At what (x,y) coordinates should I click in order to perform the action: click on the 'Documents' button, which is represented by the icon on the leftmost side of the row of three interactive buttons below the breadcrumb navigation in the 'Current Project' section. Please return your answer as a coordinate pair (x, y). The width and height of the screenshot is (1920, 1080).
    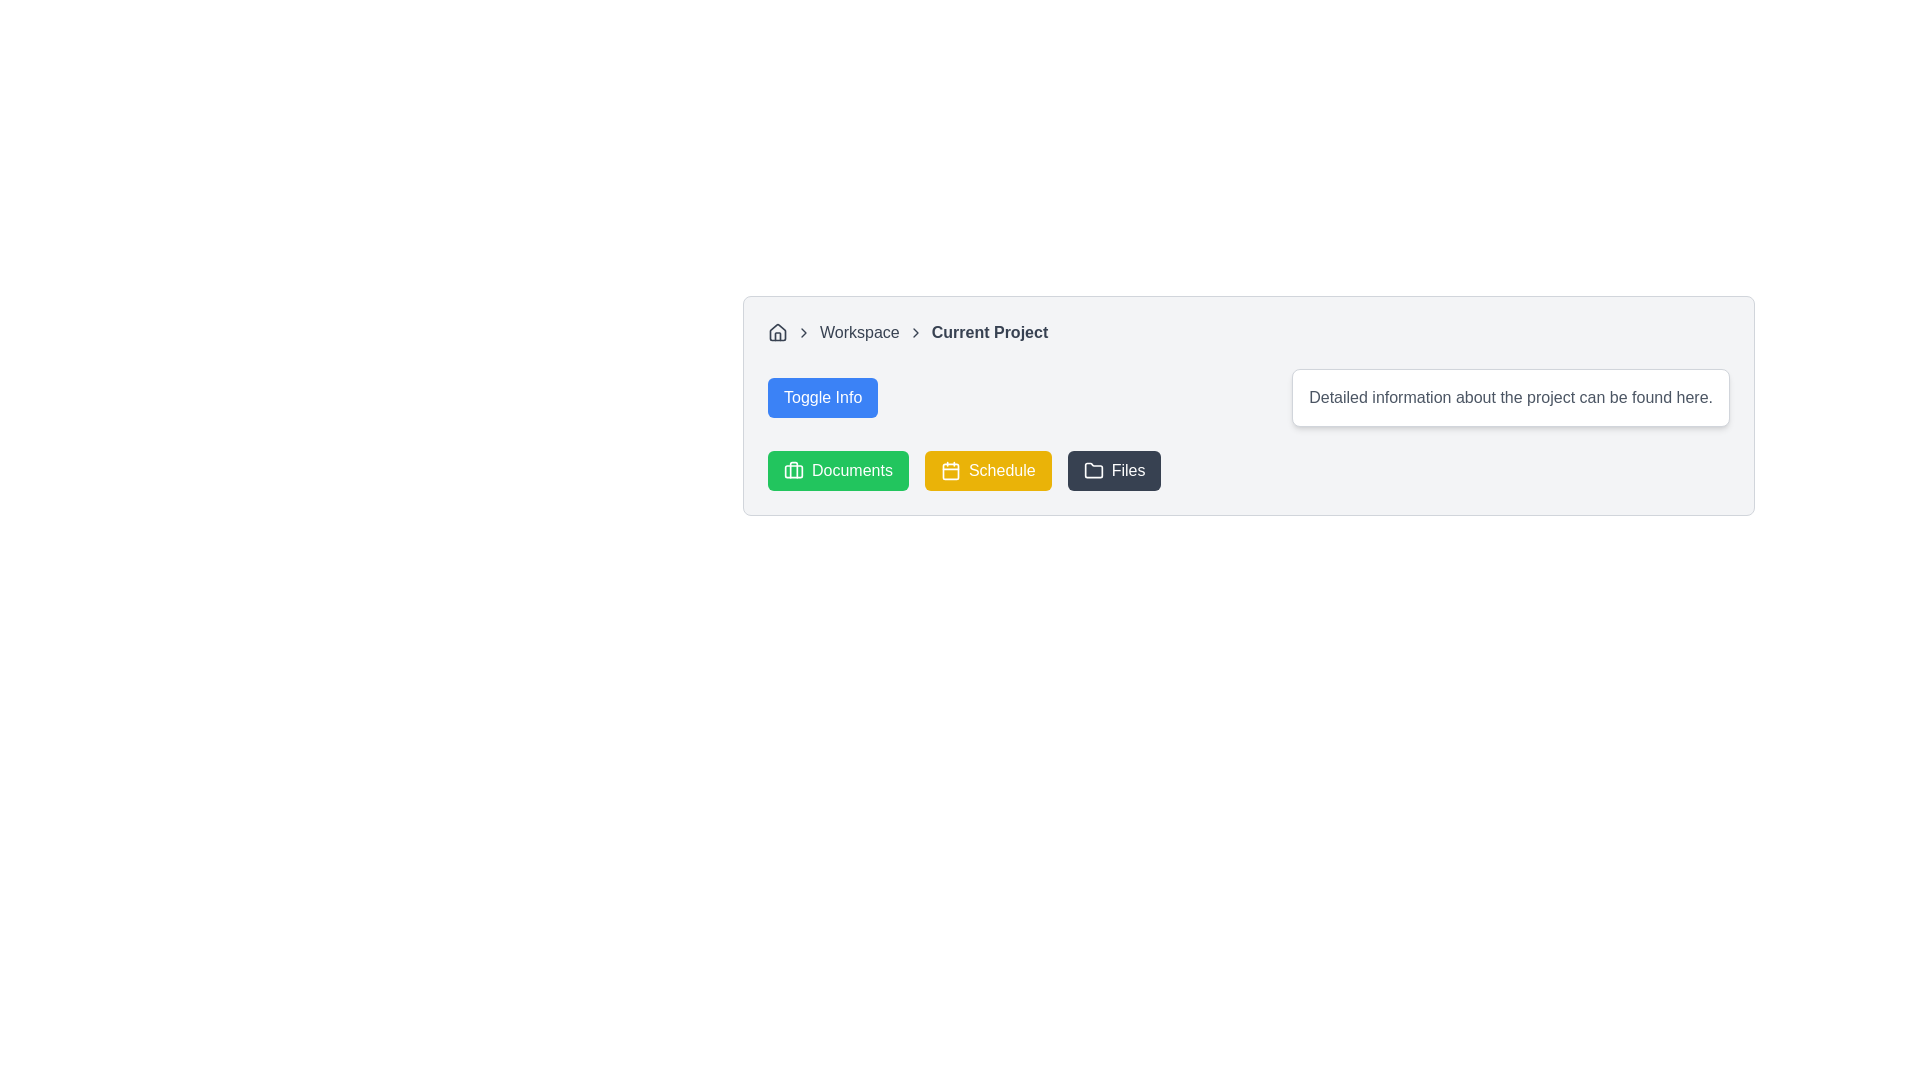
    Looking at the image, I should click on (792, 470).